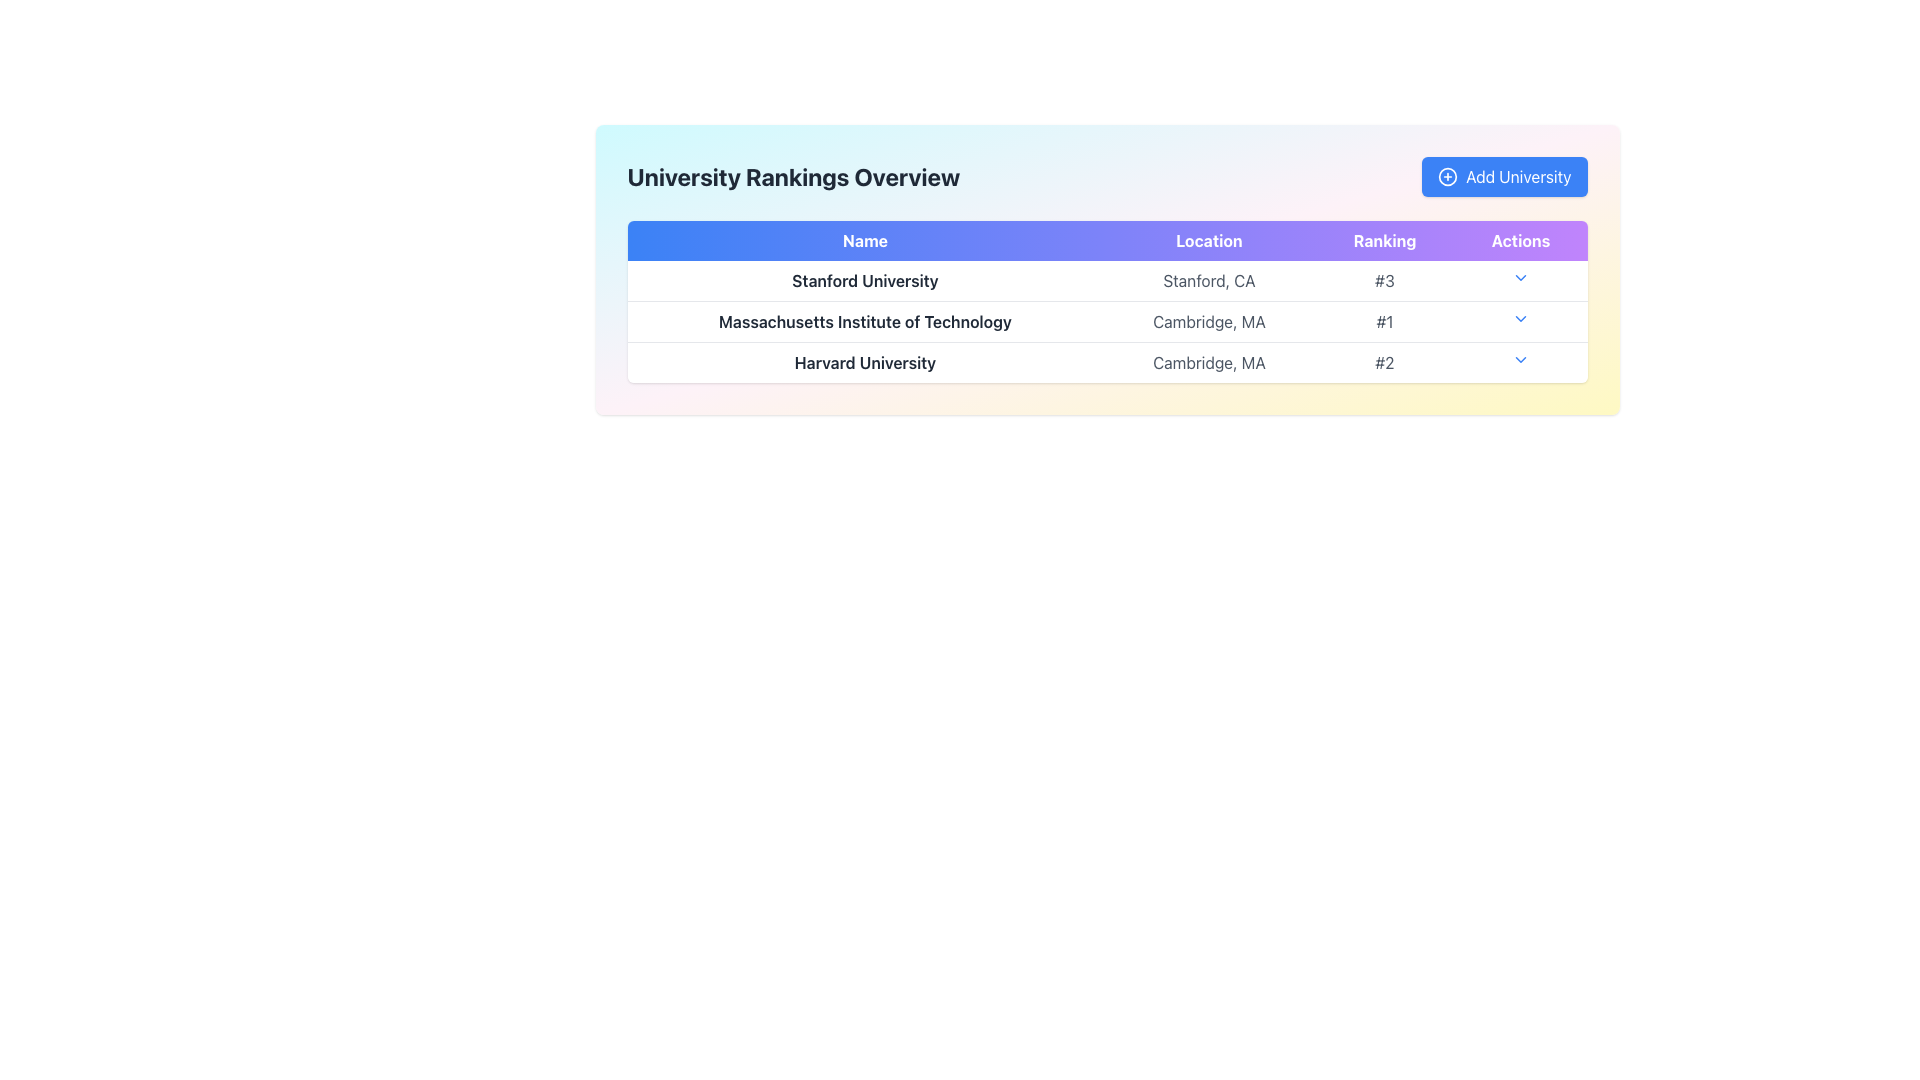 The height and width of the screenshot is (1080, 1920). Describe the element at coordinates (1384, 281) in the screenshot. I see `the text snippet displaying '#3' in gray color, located in the 'Ranking' column of the first row, between 'Stanford, CA' and the 'Actions' column` at that location.